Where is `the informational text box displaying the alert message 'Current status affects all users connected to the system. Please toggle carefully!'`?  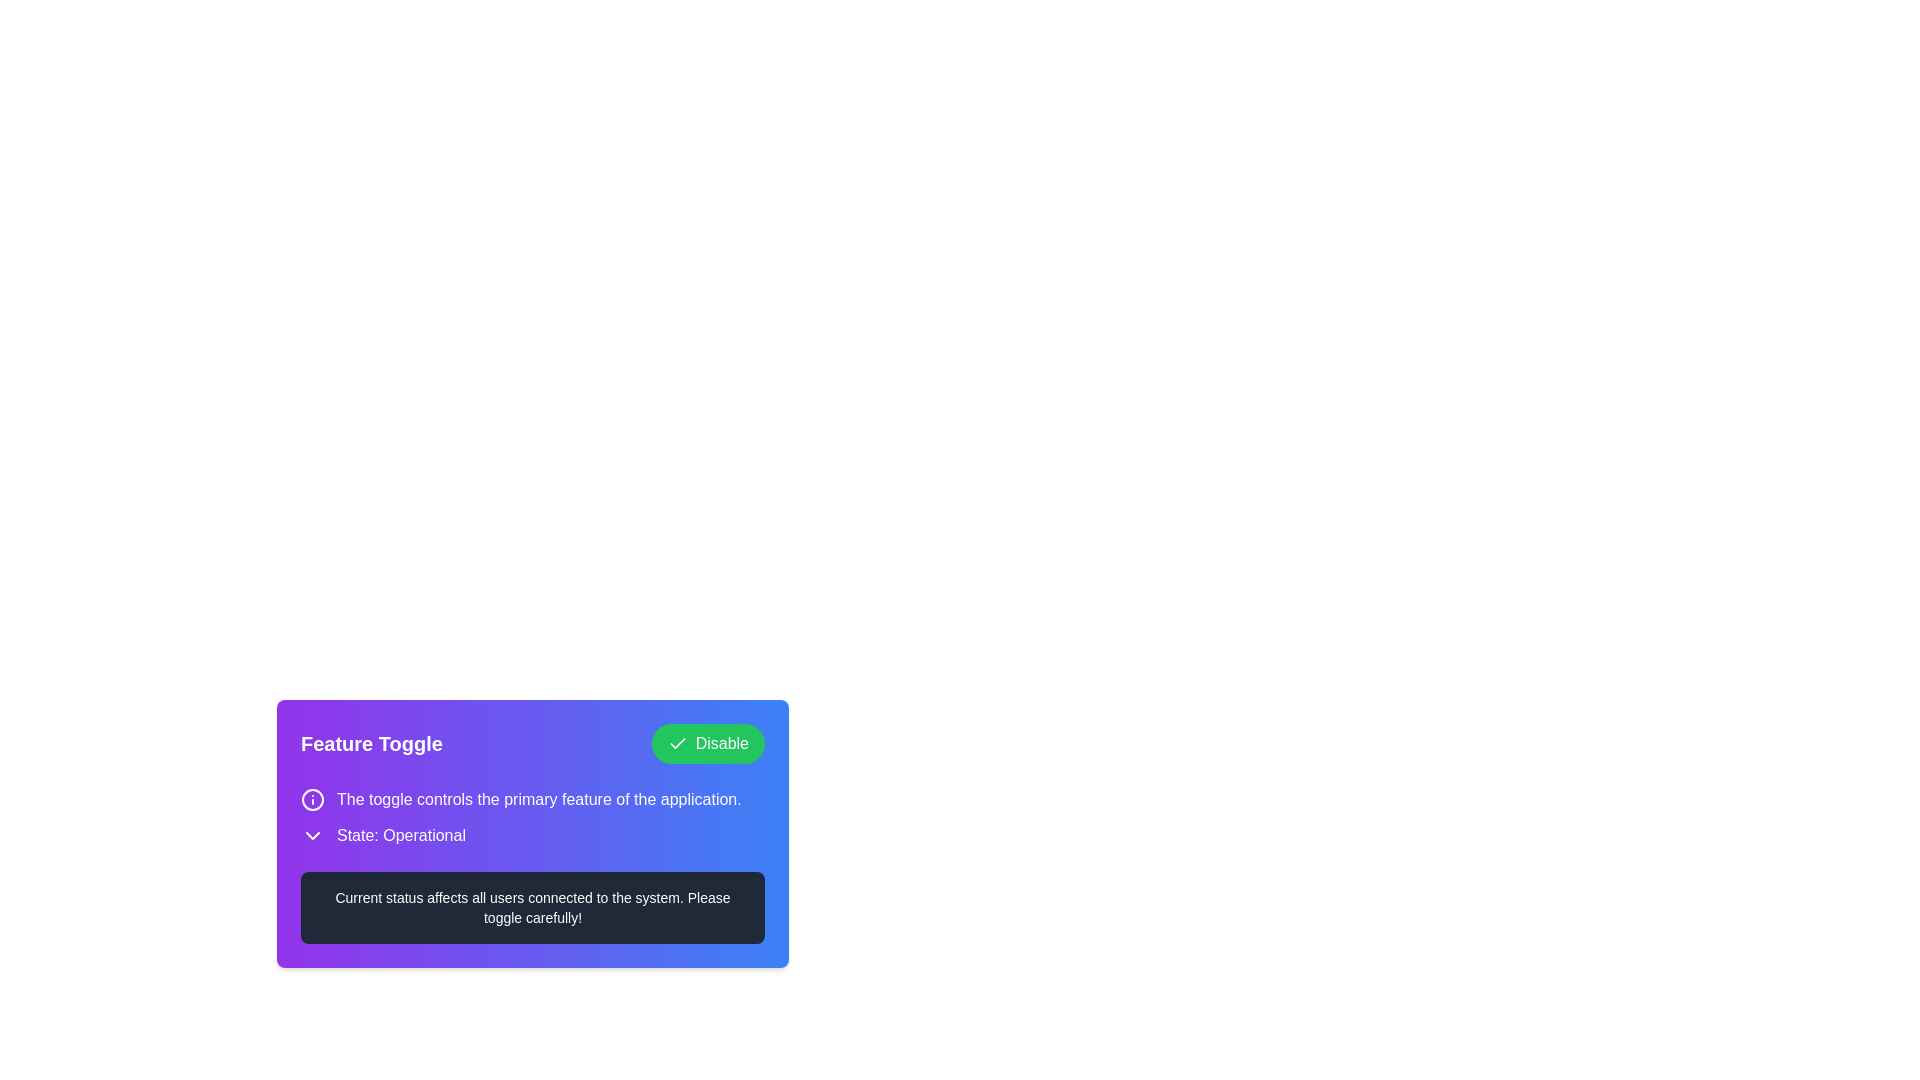
the informational text box displaying the alert message 'Current status affects all users connected to the system. Please toggle carefully!' is located at coordinates (532, 907).